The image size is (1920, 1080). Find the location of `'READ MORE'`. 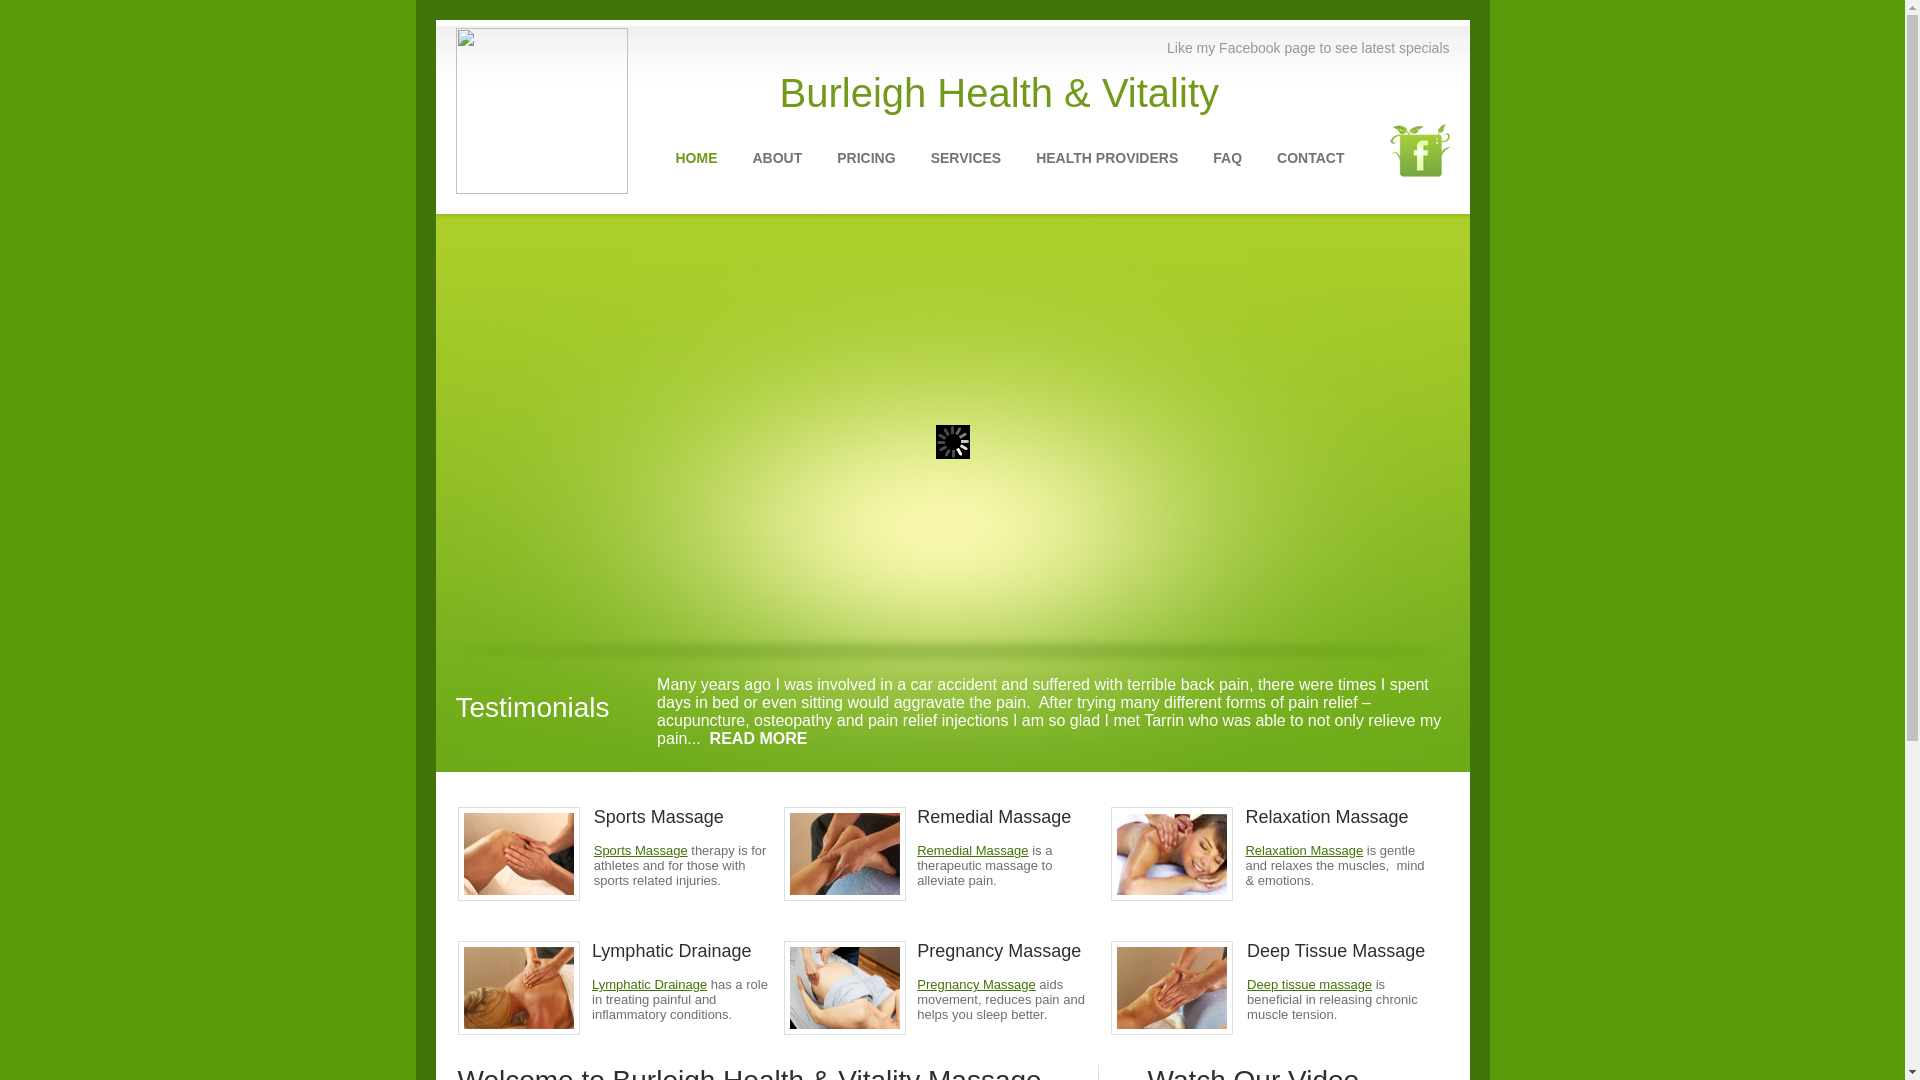

'READ MORE' is located at coordinates (757, 738).